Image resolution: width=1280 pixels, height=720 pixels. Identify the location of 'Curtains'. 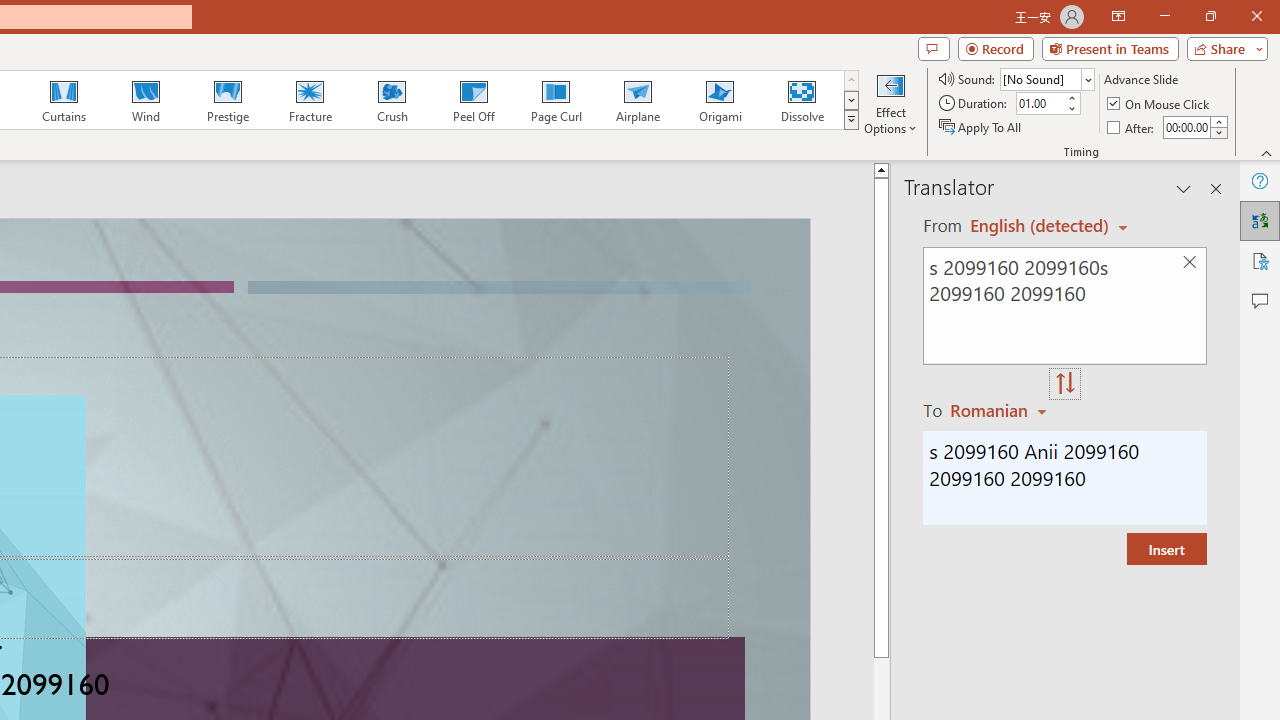
(64, 100).